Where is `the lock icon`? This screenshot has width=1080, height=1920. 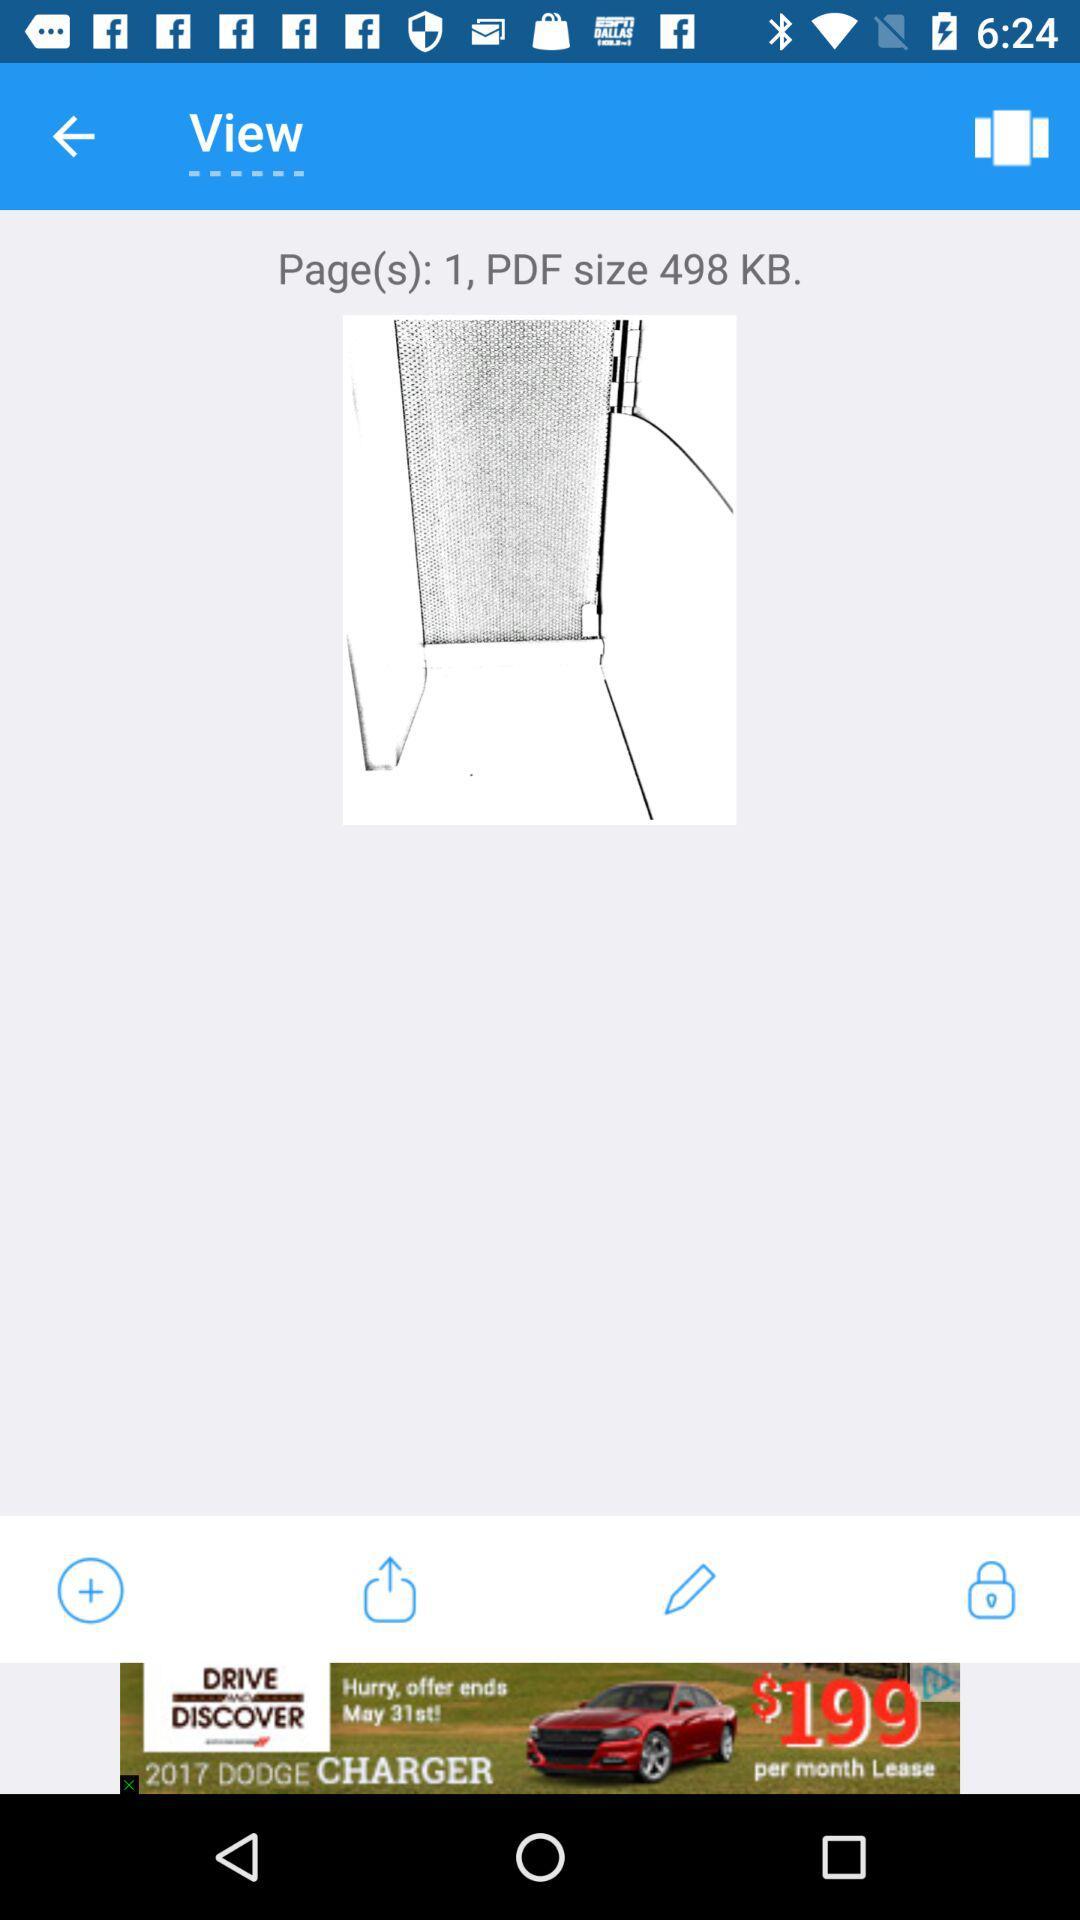
the lock icon is located at coordinates (990, 1588).